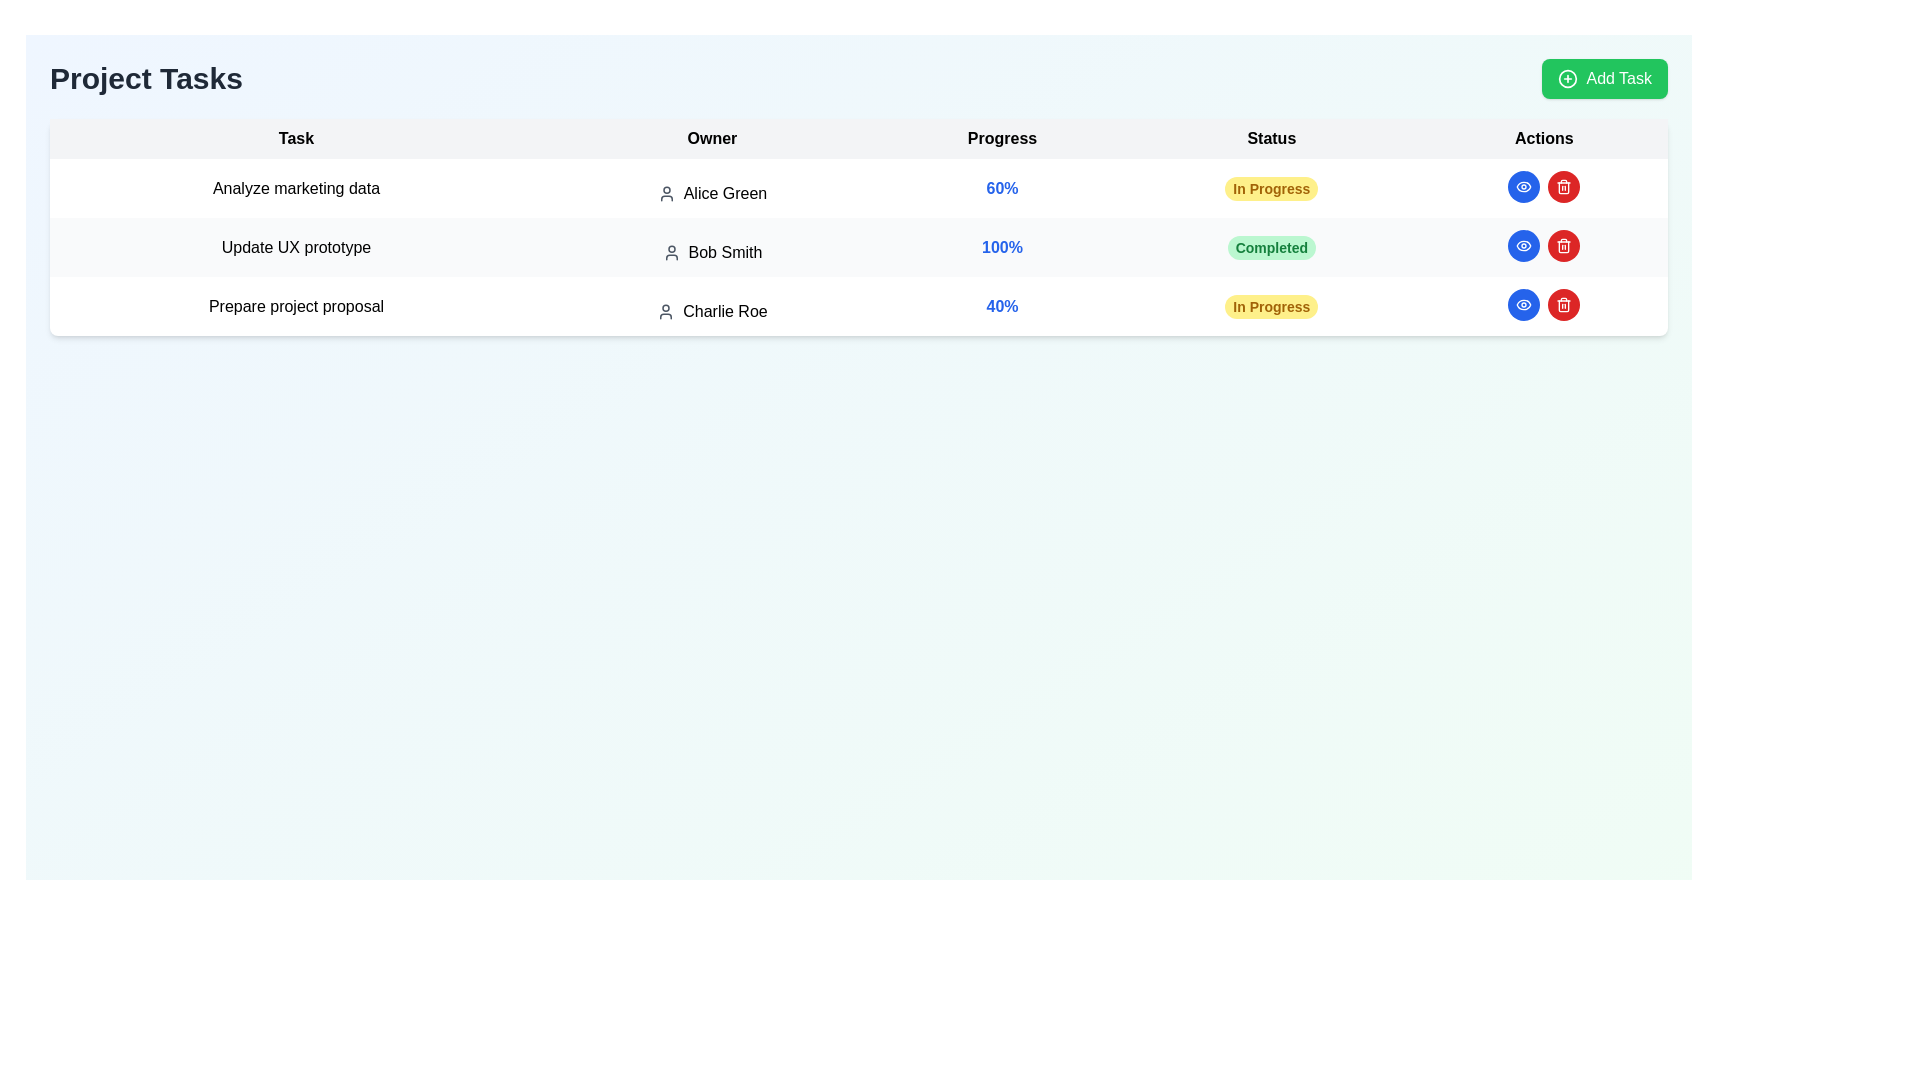  What do you see at coordinates (712, 137) in the screenshot?
I see `the text label reading 'Owner', which is styled in bold and centered within a light gray rectangular space, positioned between the 'Task' and 'Progress' headers at the top of the page` at bounding box center [712, 137].